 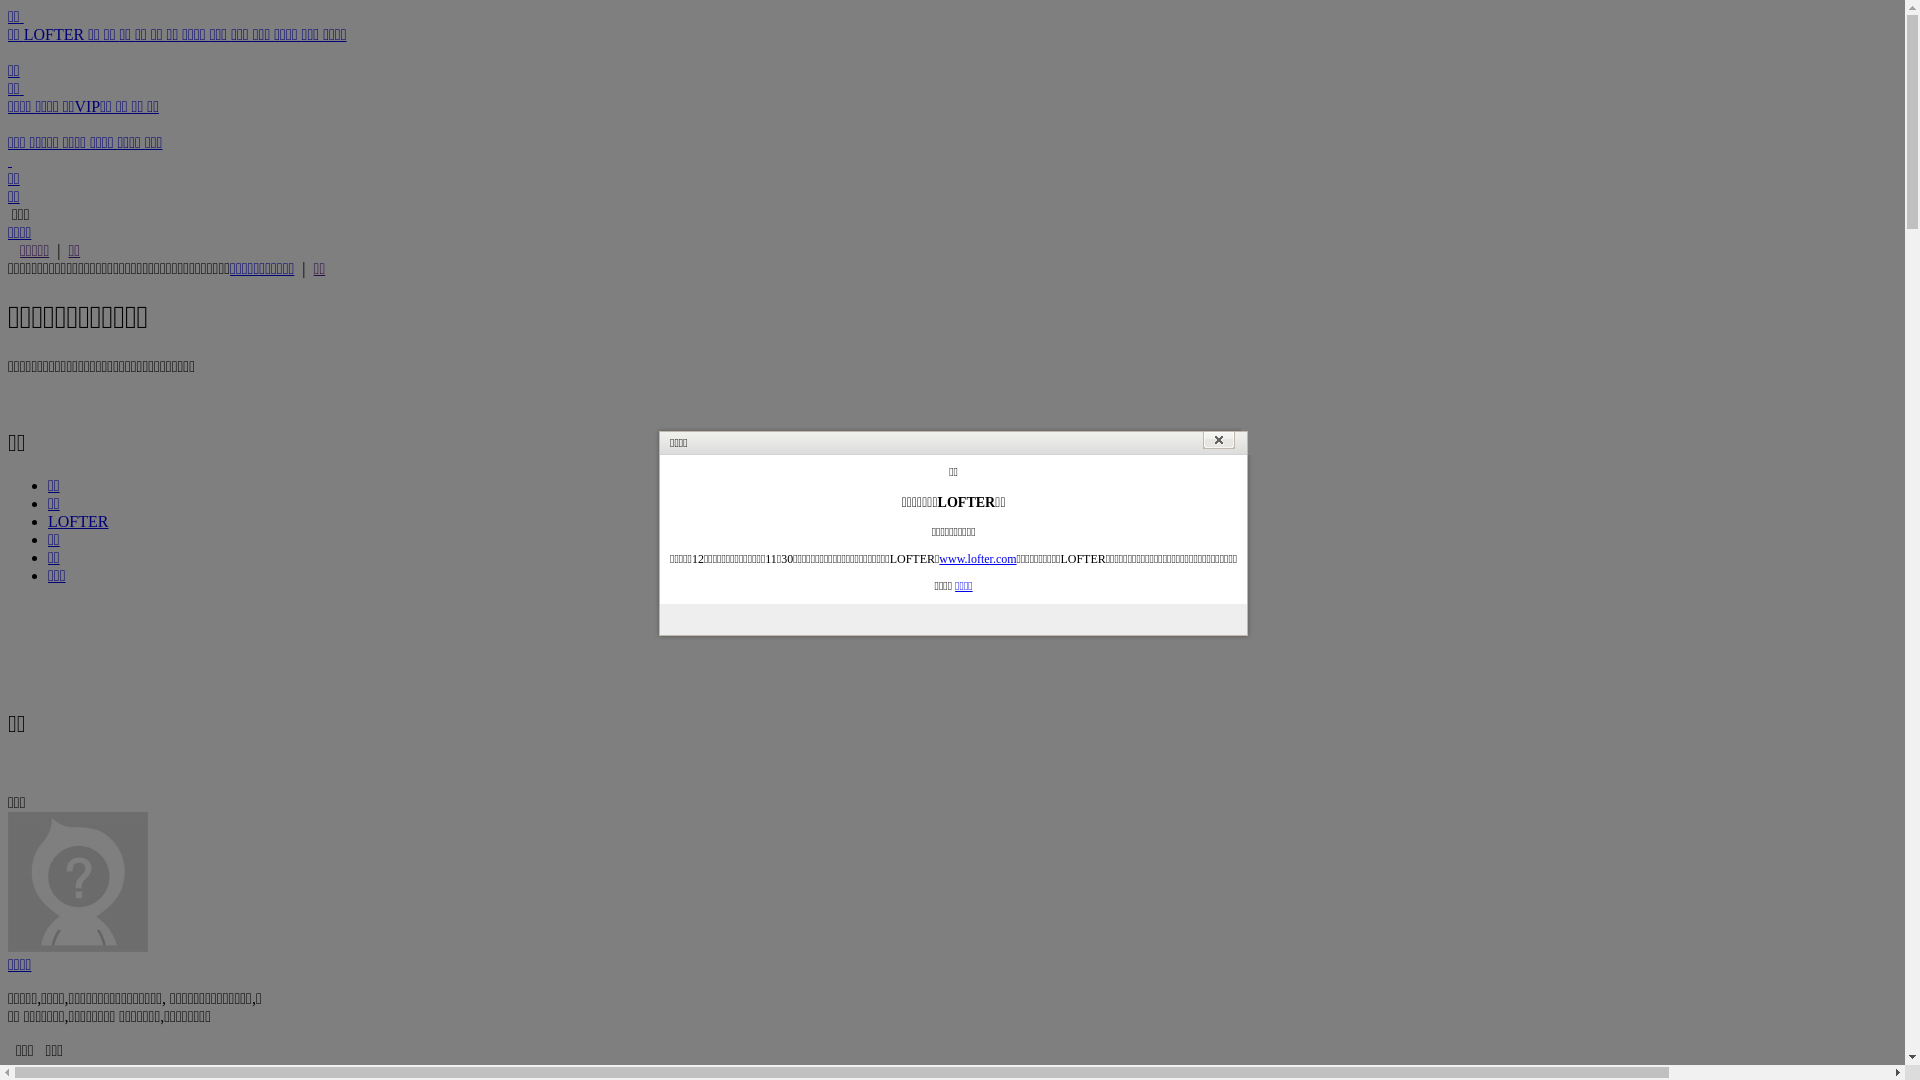 I want to click on 'LOFTER', so click(x=48, y=520).